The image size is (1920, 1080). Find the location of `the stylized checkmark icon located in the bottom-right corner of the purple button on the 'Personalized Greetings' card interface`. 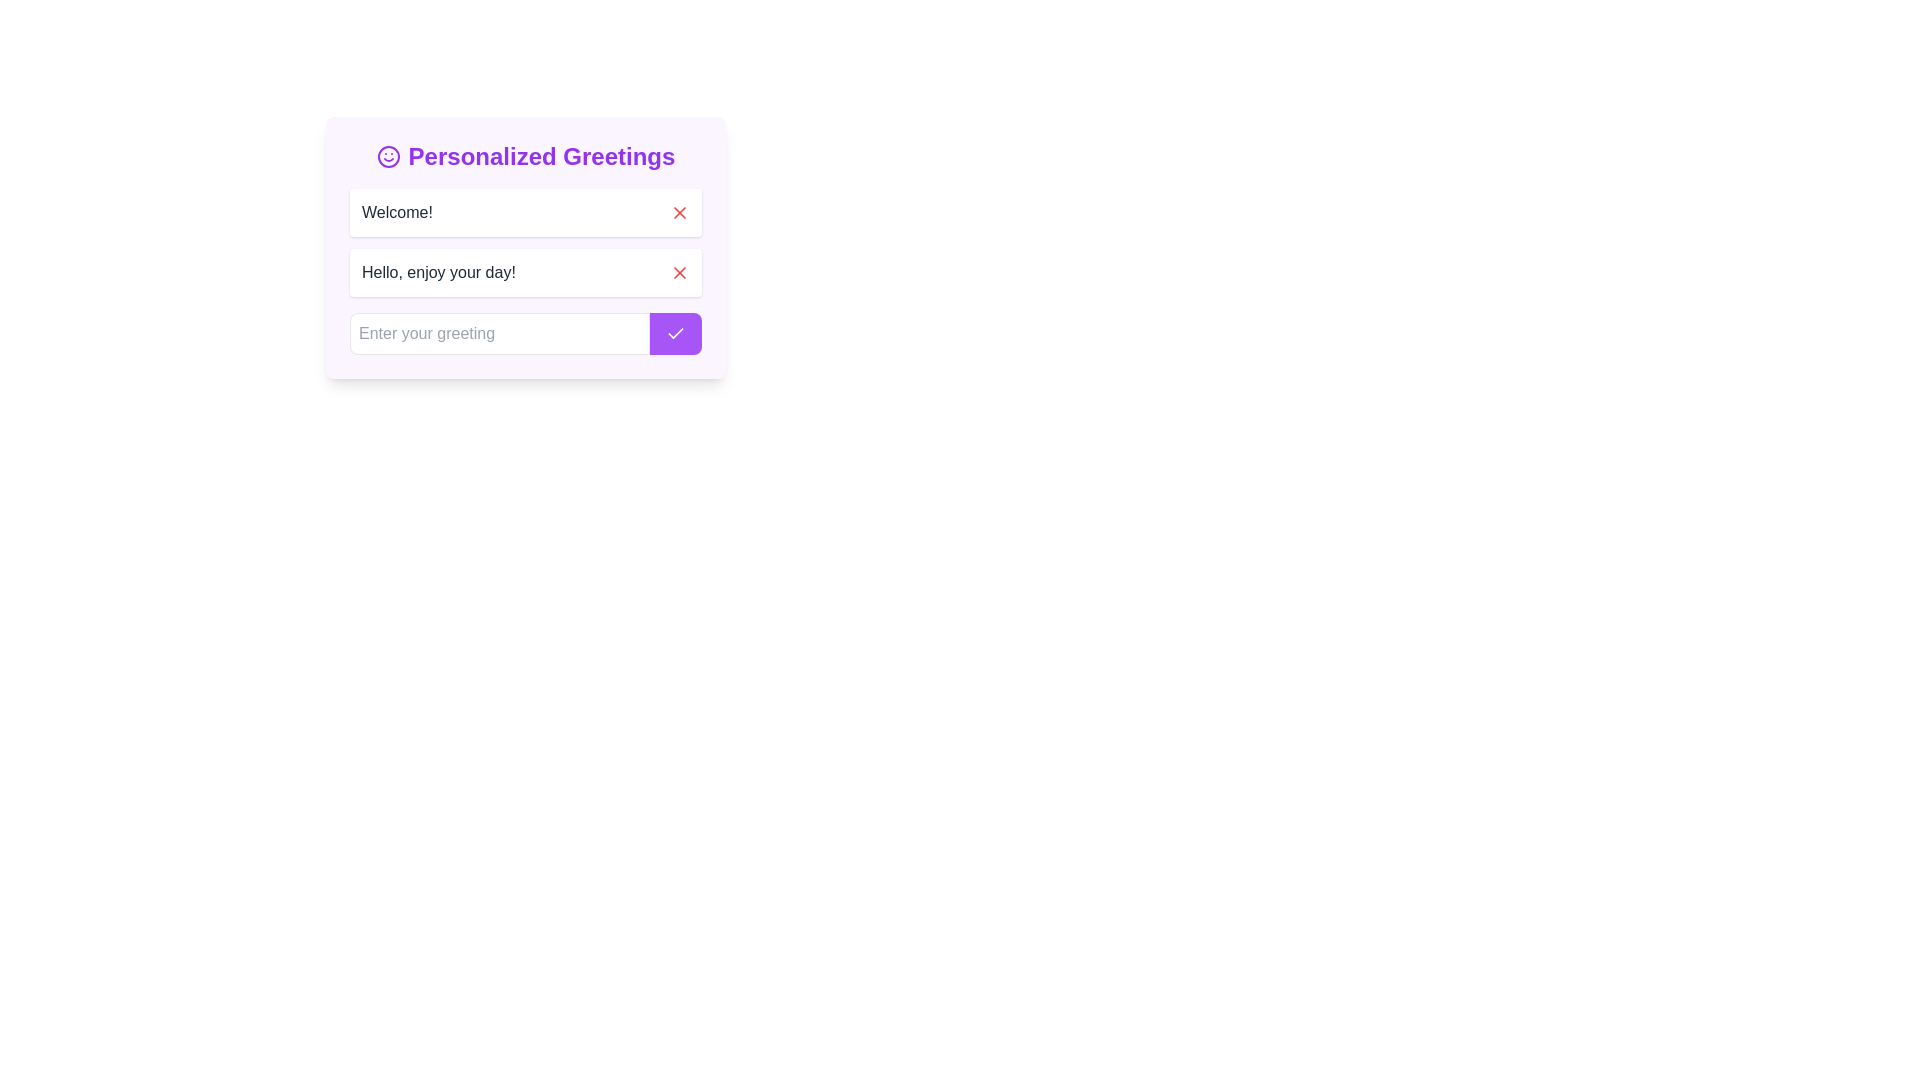

the stylized checkmark icon located in the bottom-right corner of the purple button on the 'Personalized Greetings' card interface is located at coordinates (676, 331).